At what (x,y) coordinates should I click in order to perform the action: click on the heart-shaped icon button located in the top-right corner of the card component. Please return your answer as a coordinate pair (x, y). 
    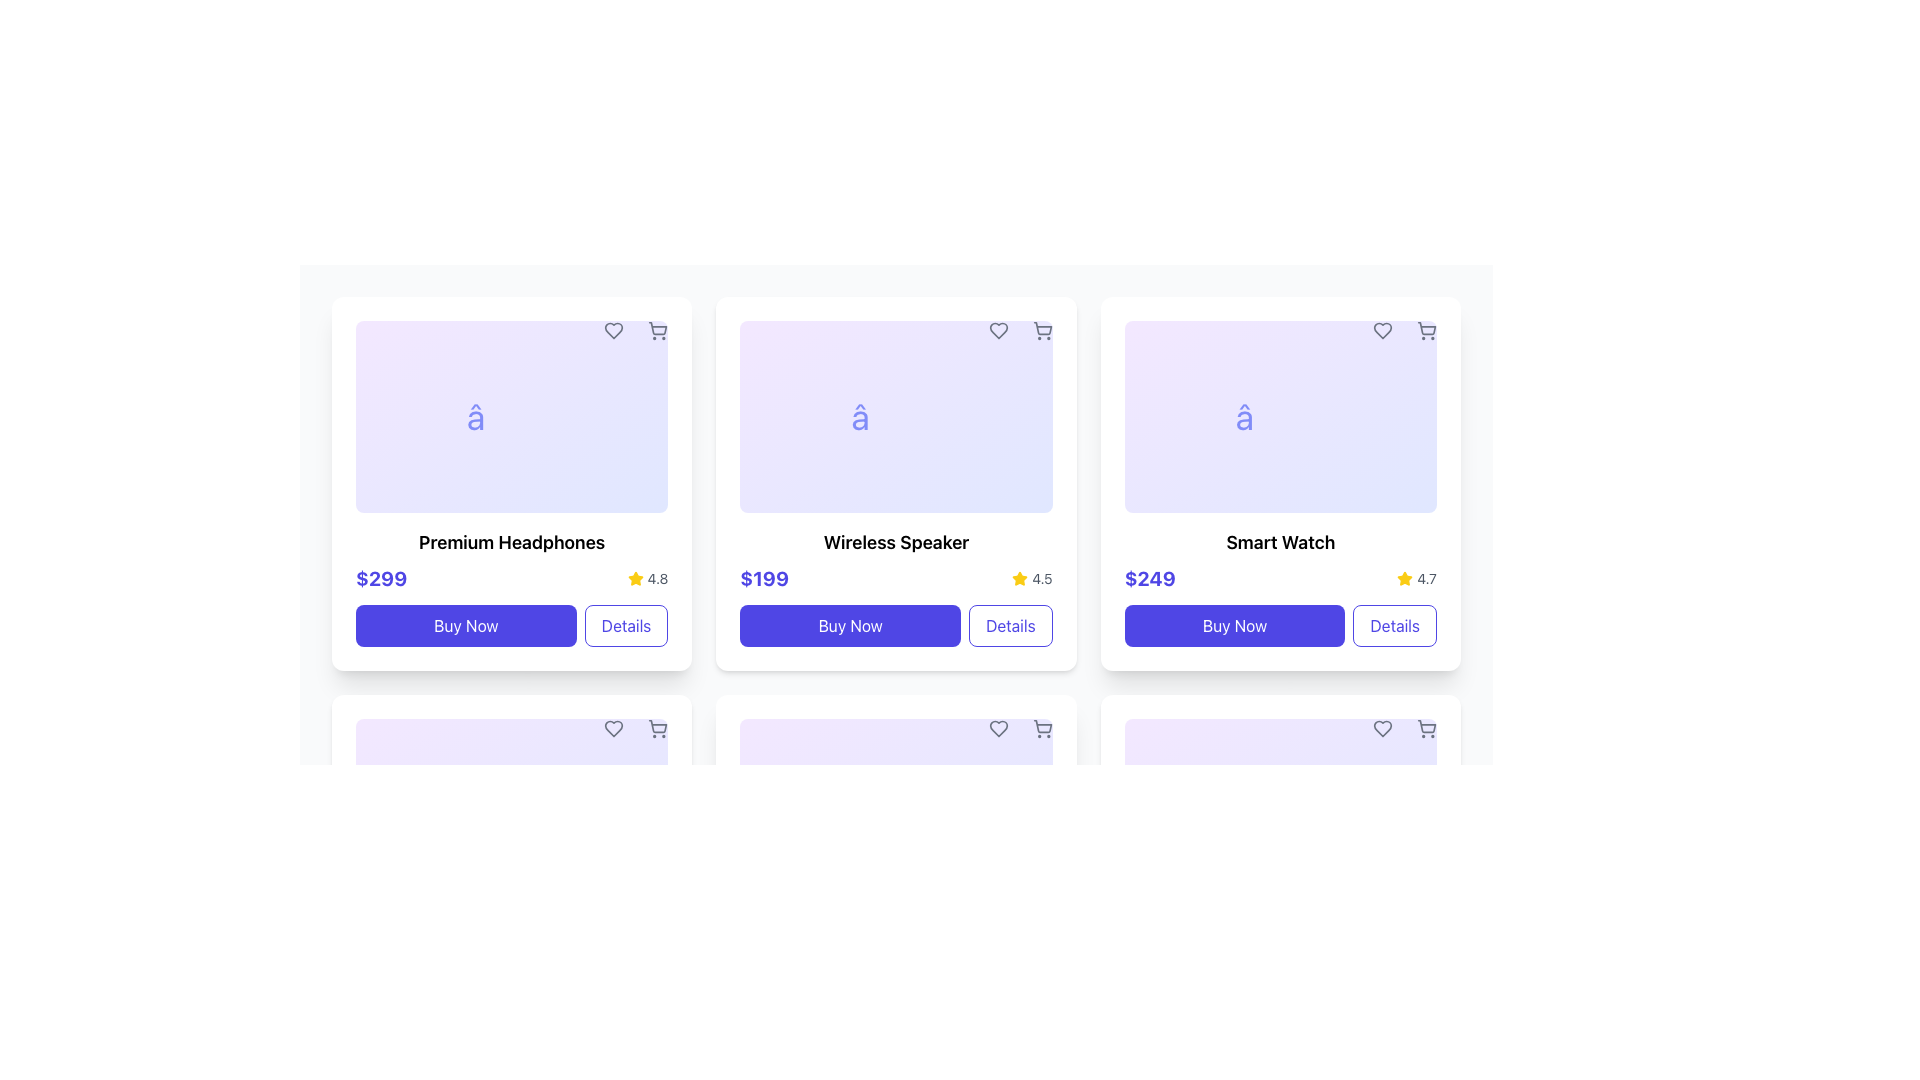
    Looking at the image, I should click on (613, 729).